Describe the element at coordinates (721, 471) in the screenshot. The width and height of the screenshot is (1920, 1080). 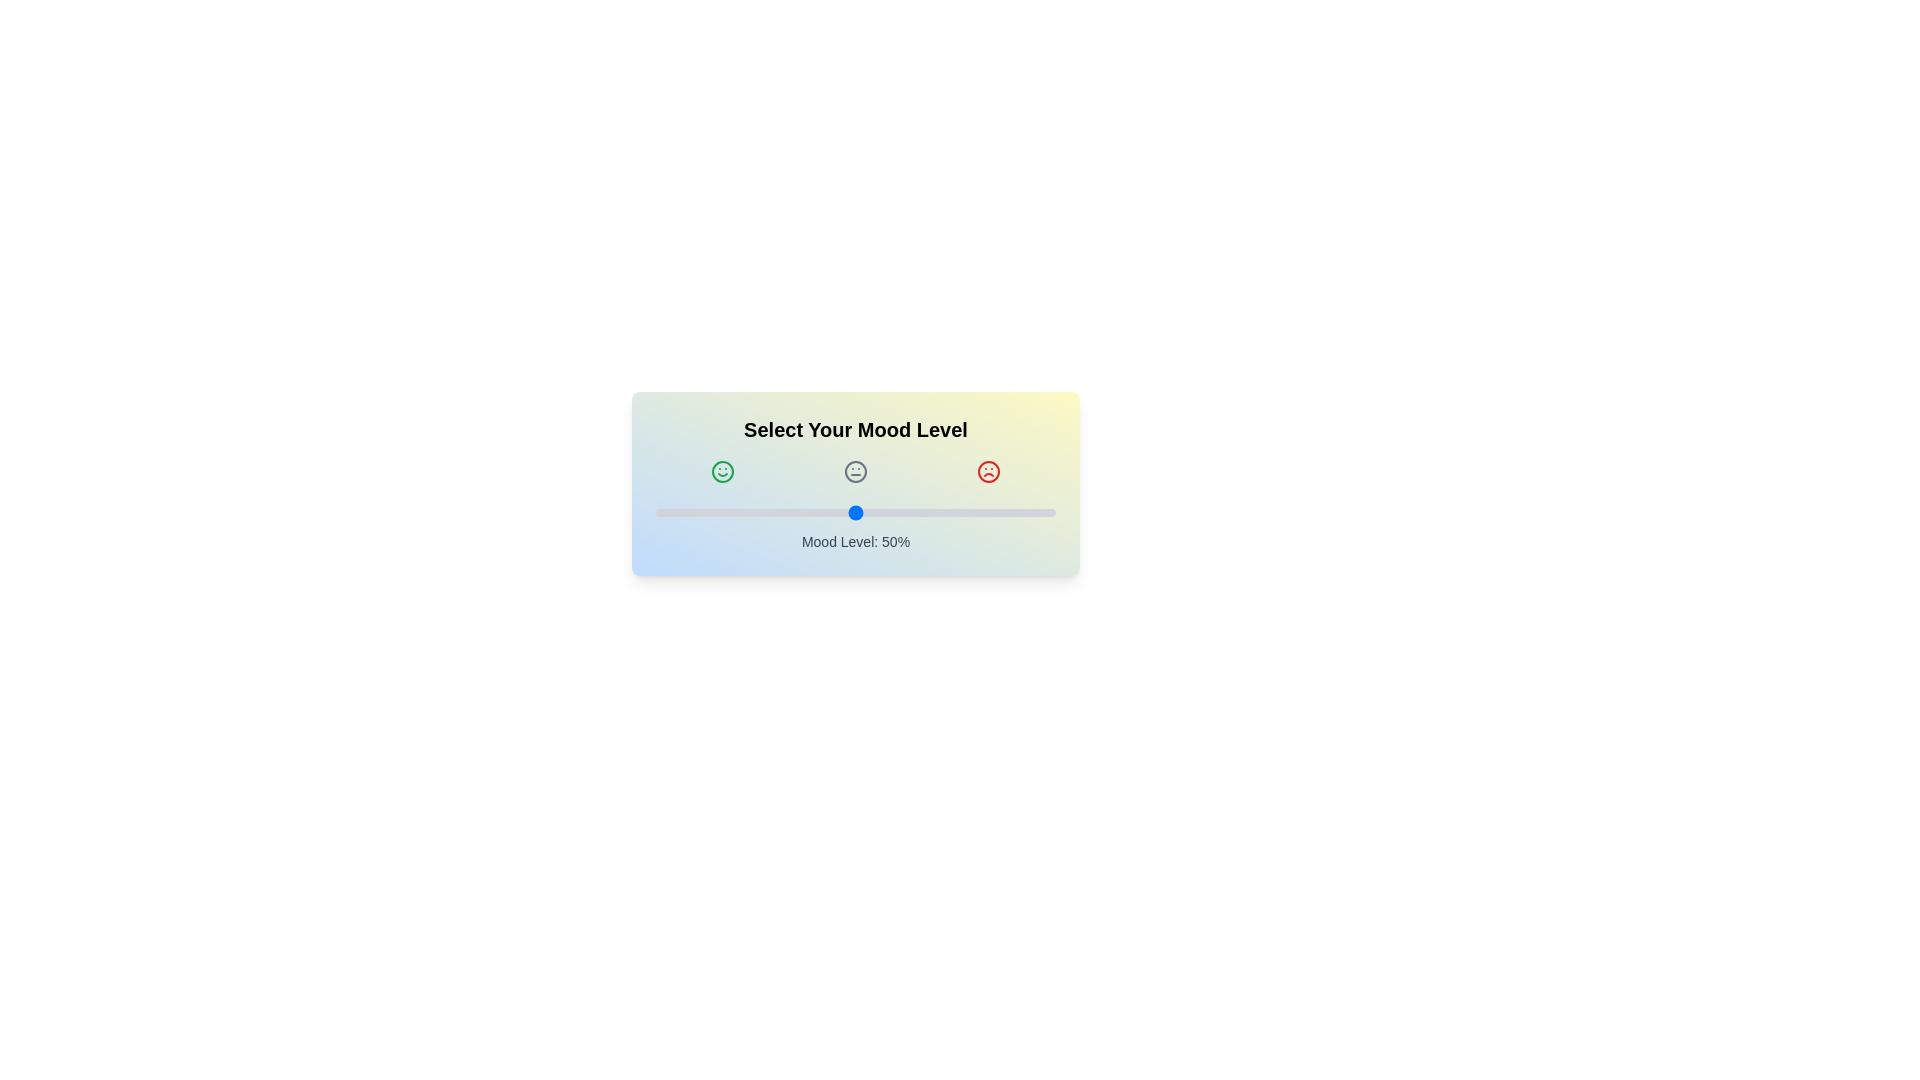
I see `decorative circle representing the smiley face icon for a positive mood in the mood selection interface, located within the panel labeled 'Select Your Mood Level.'` at that location.